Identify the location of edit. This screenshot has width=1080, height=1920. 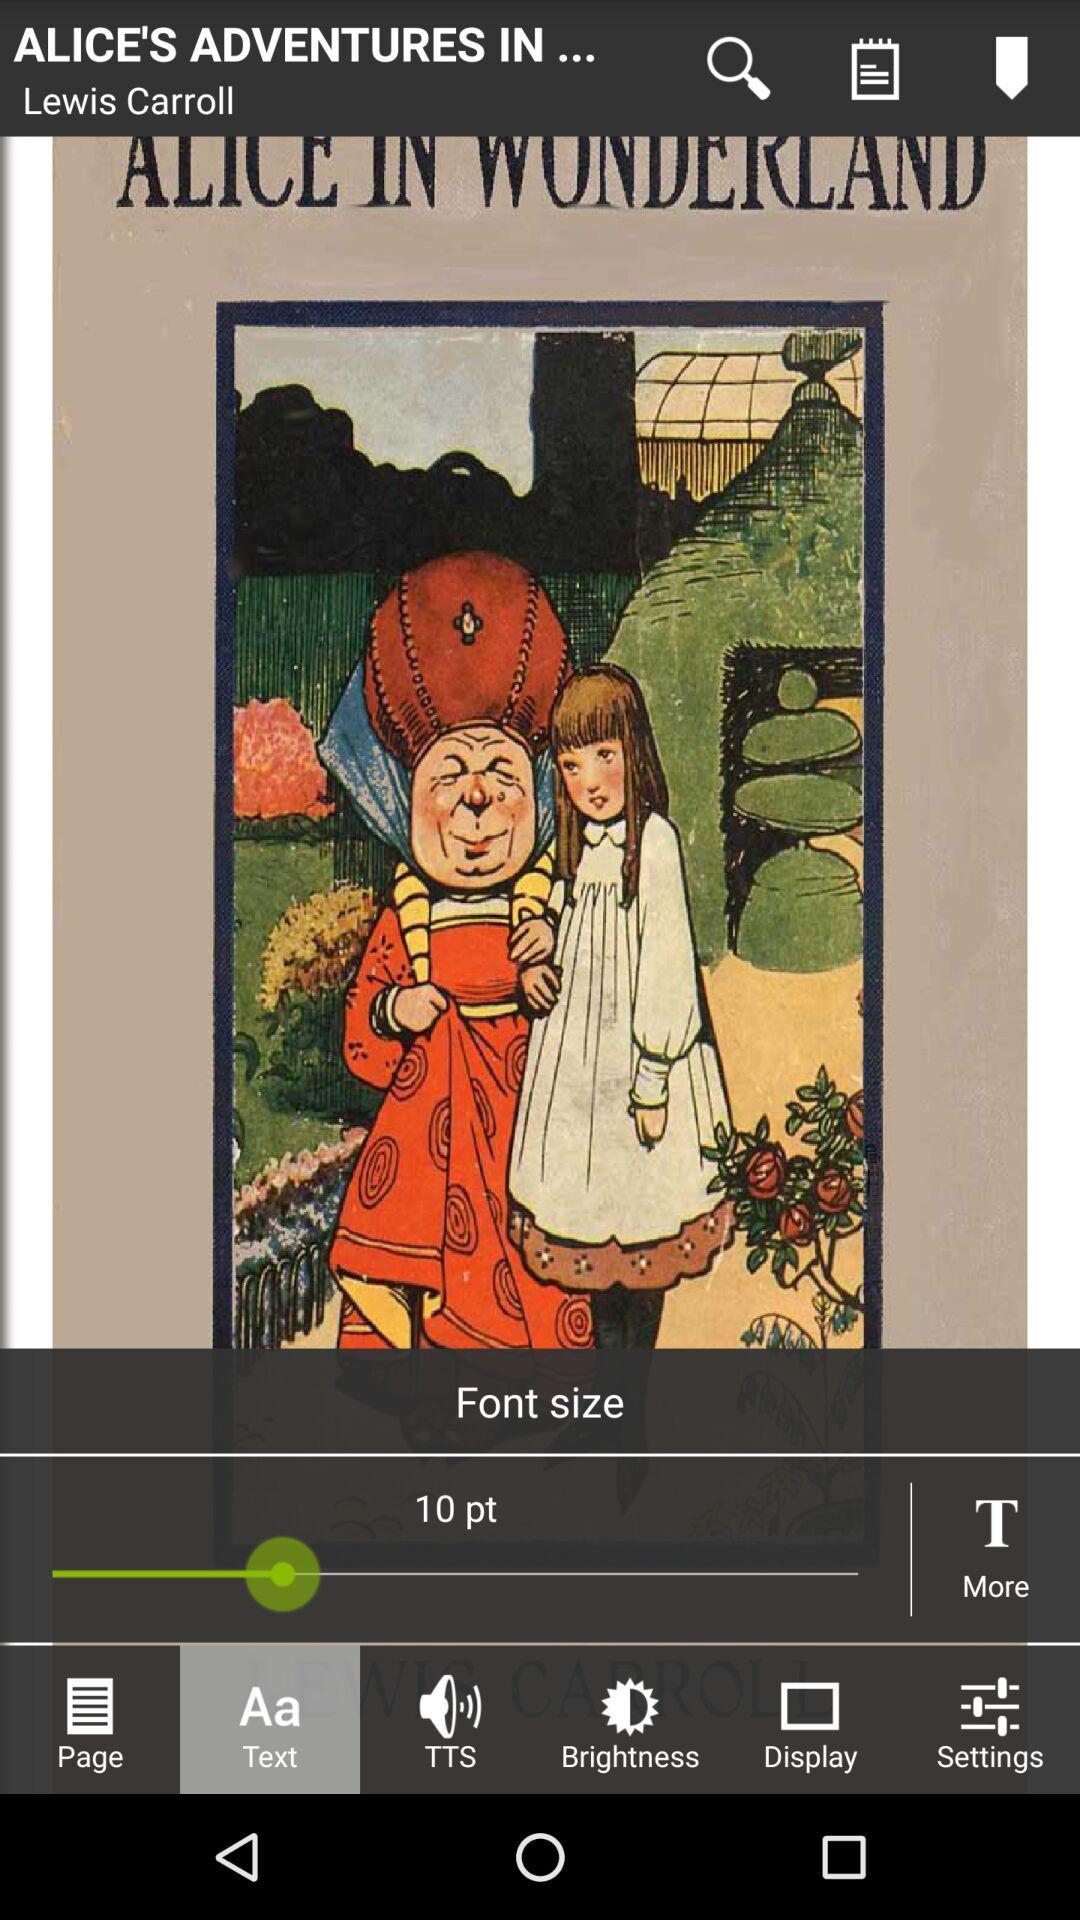
(1011, 68).